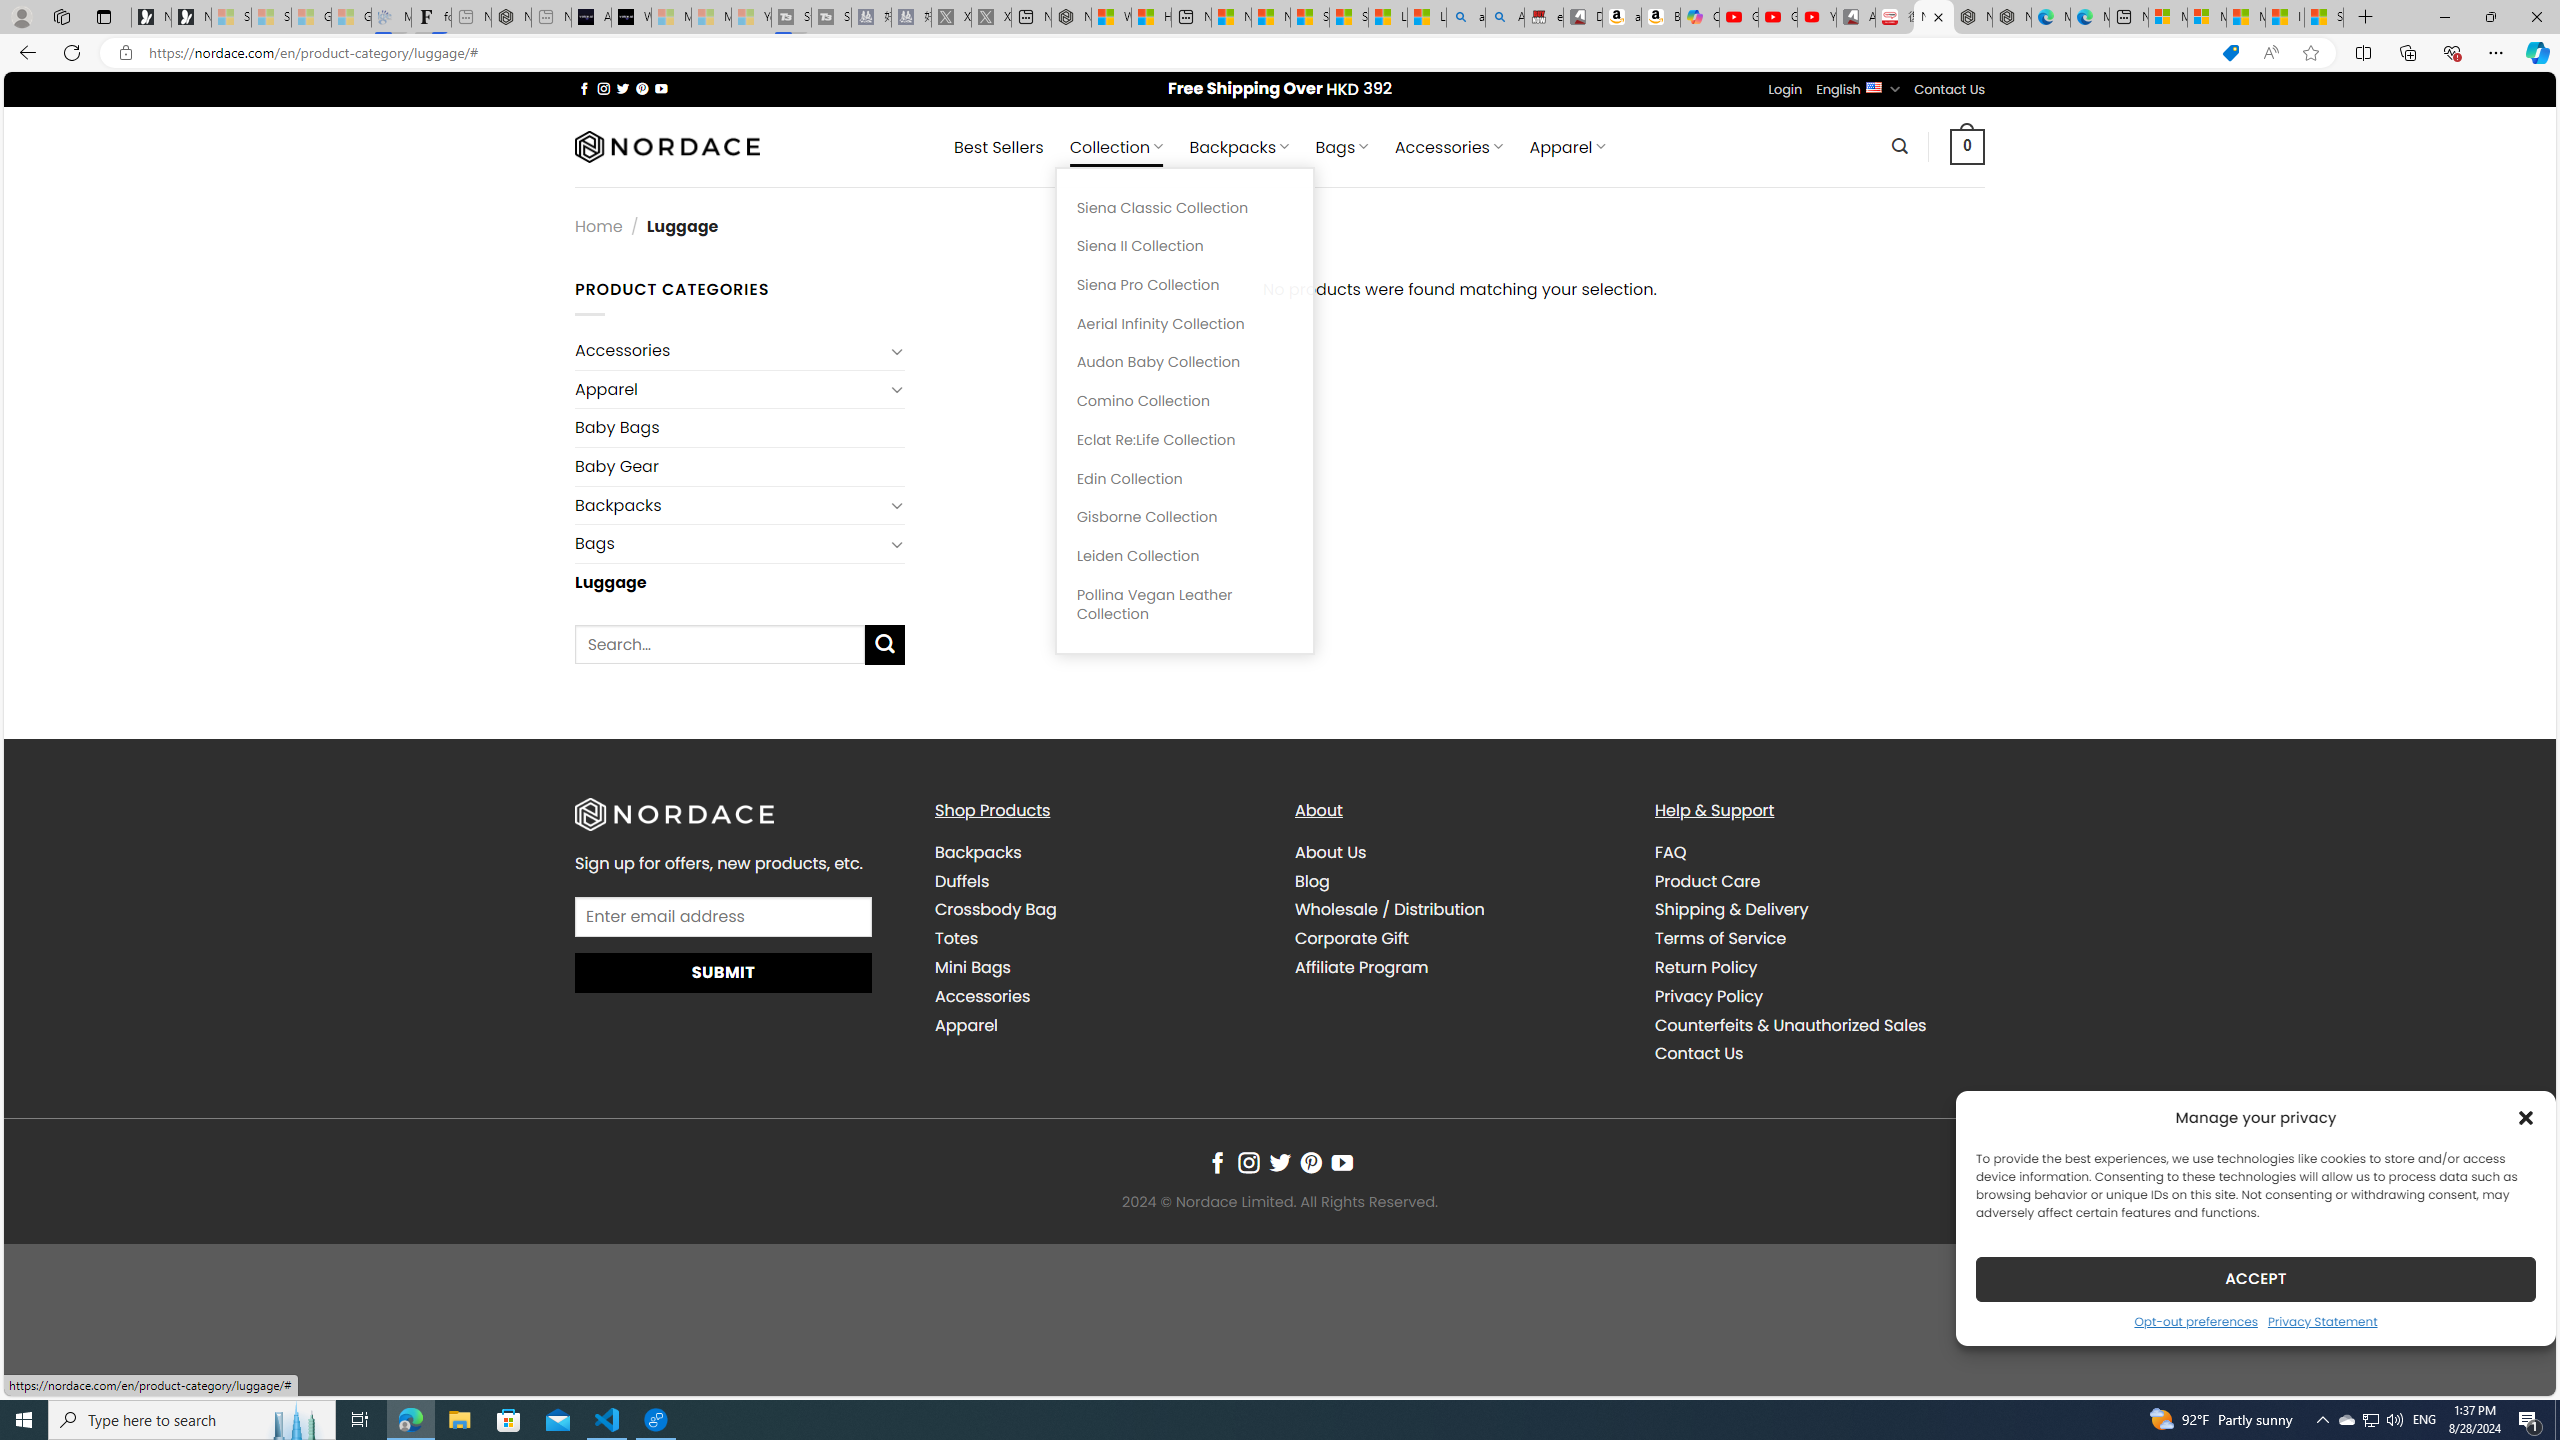  Describe the element at coordinates (1720, 938) in the screenshot. I see `'Terms of Service'` at that location.